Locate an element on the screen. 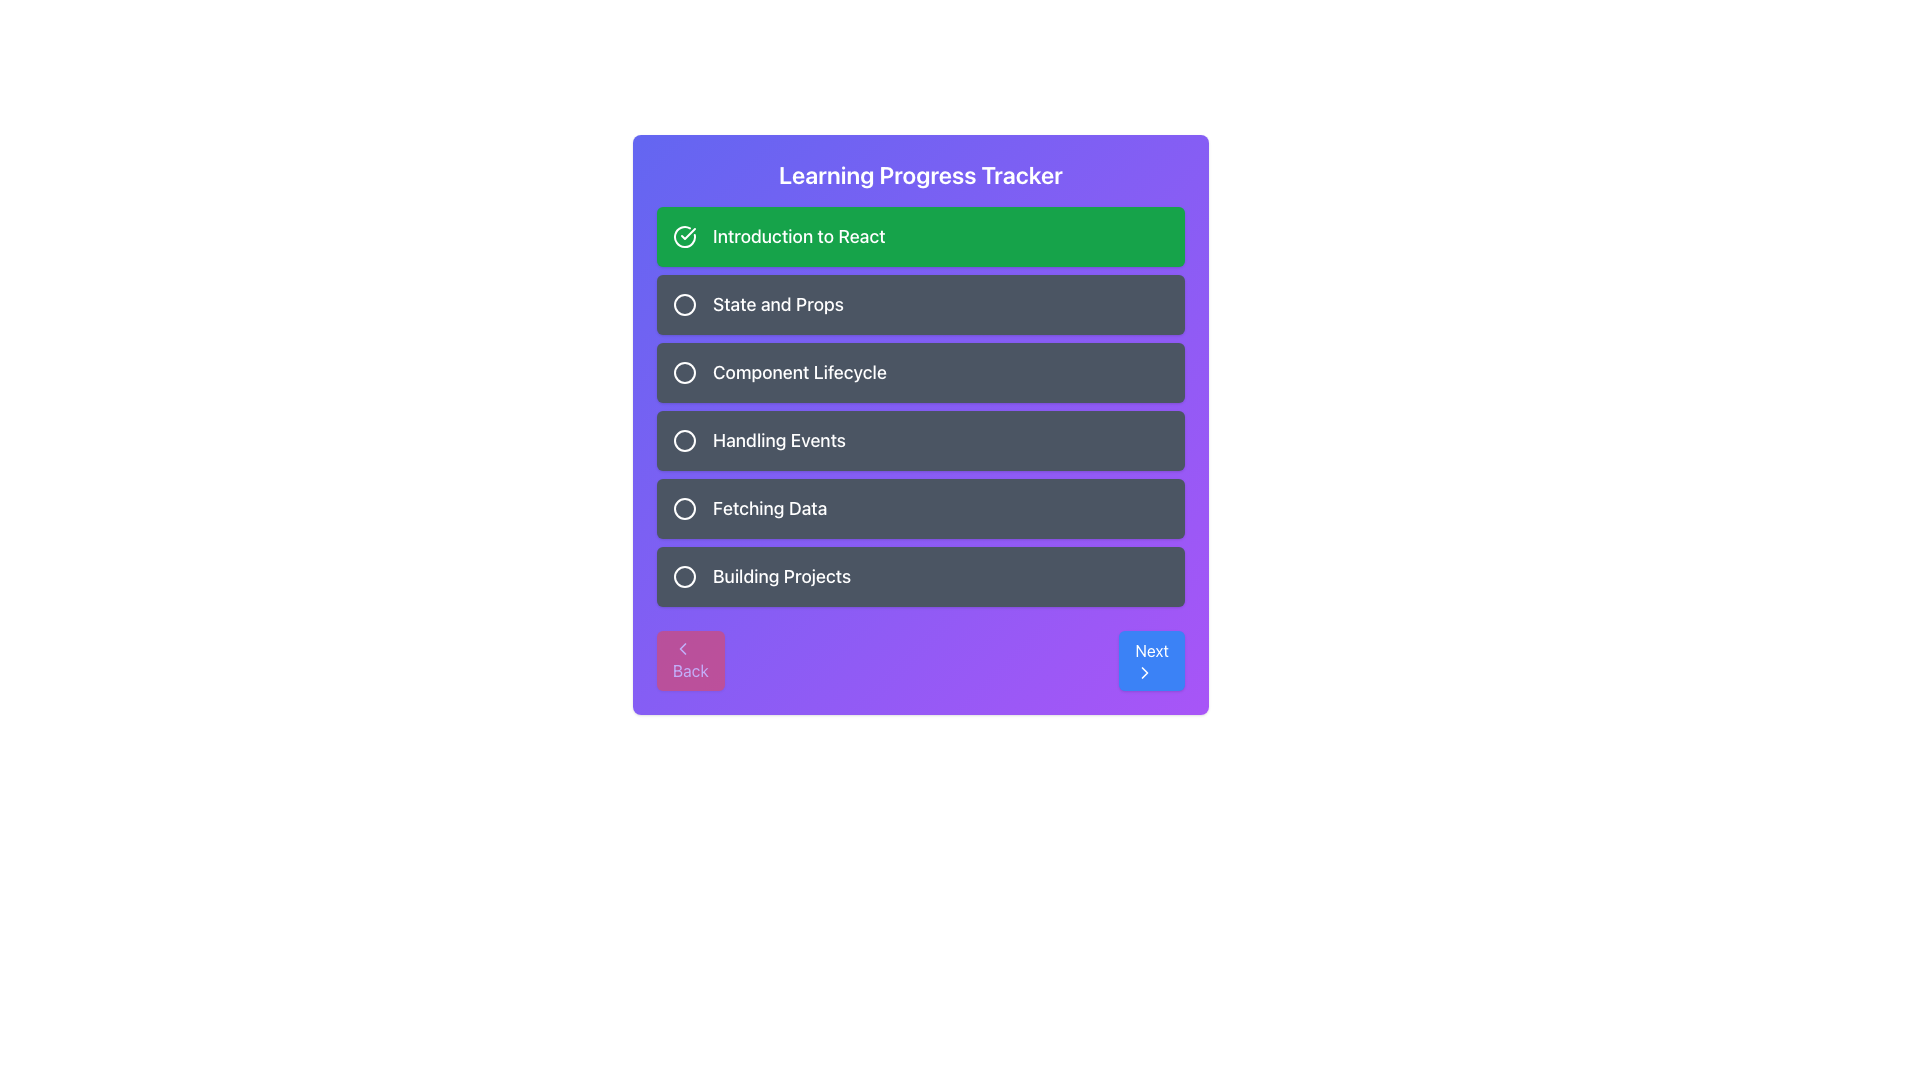 The image size is (1920, 1080). the radio button marker for the list item 'Fetching Data' is located at coordinates (685, 508).